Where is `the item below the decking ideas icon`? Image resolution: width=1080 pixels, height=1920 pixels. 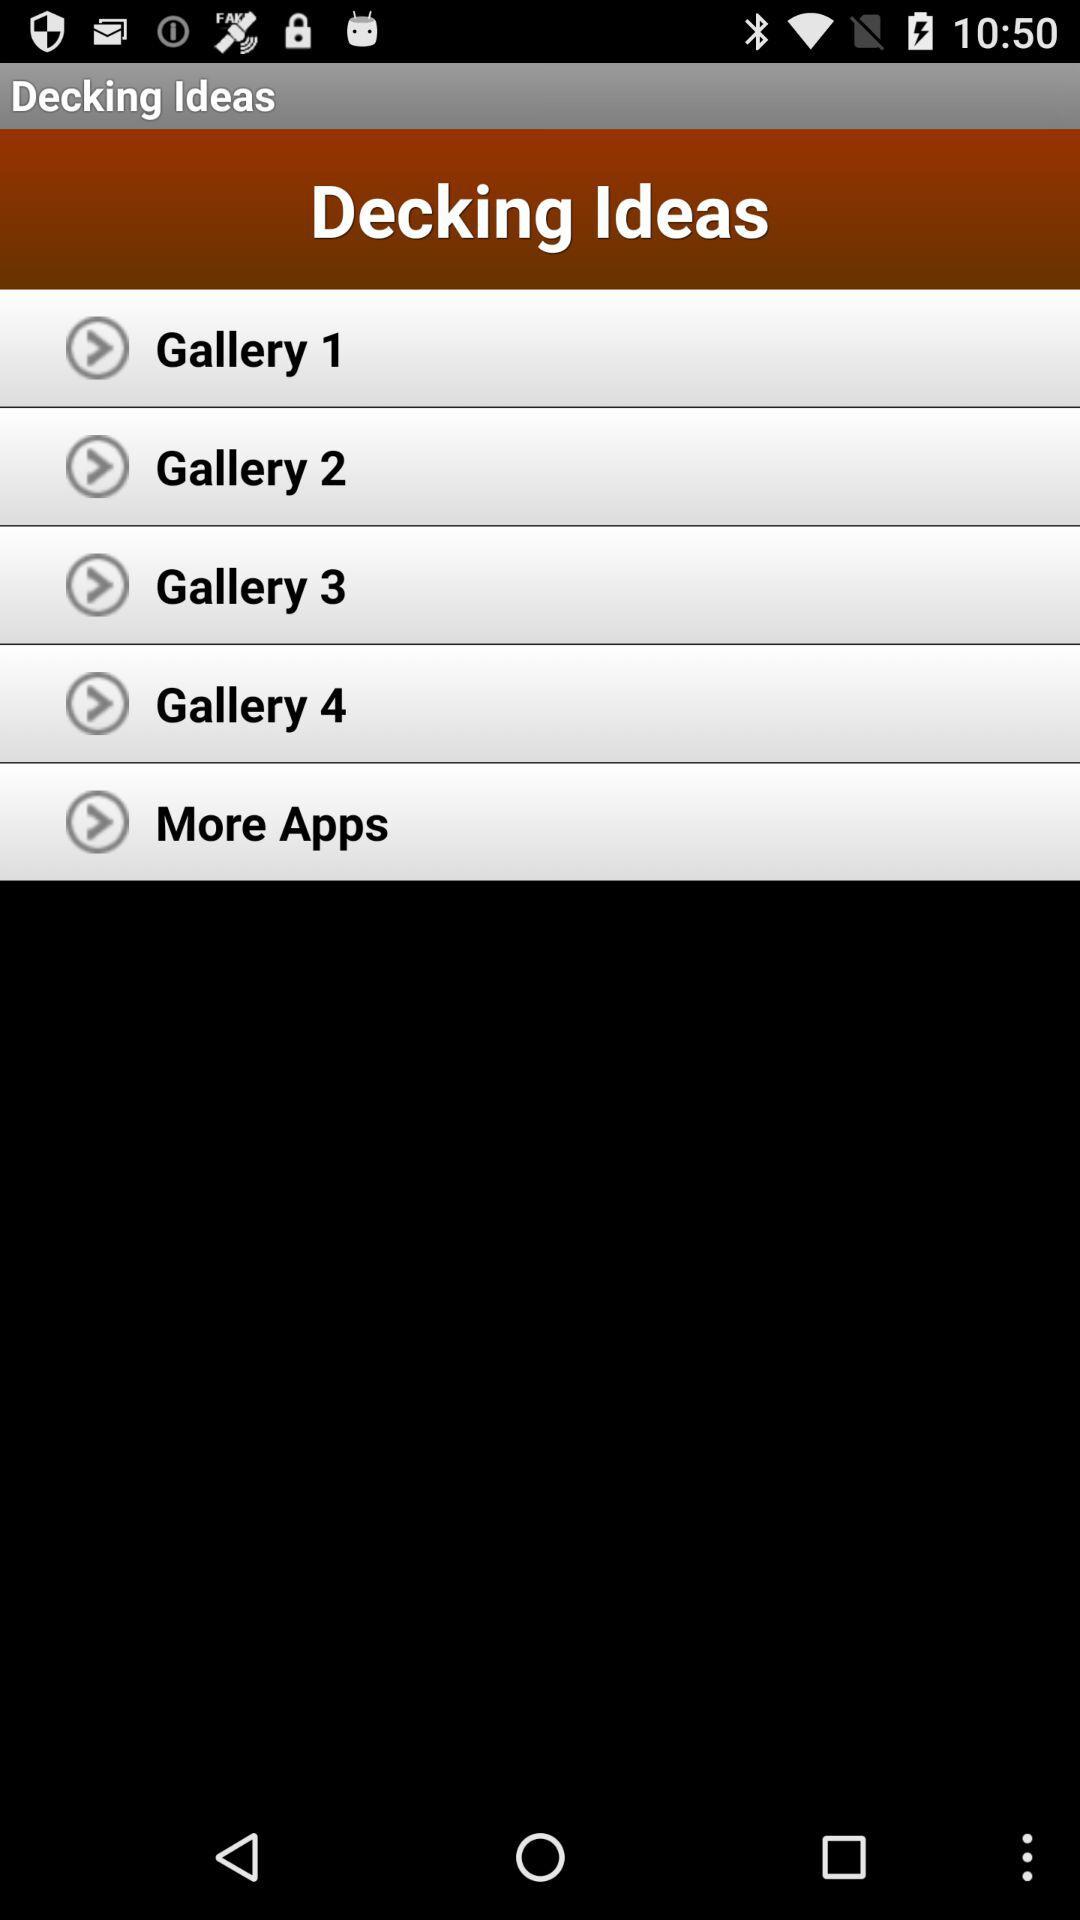 the item below the decking ideas icon is located at coordinates (250, 347).